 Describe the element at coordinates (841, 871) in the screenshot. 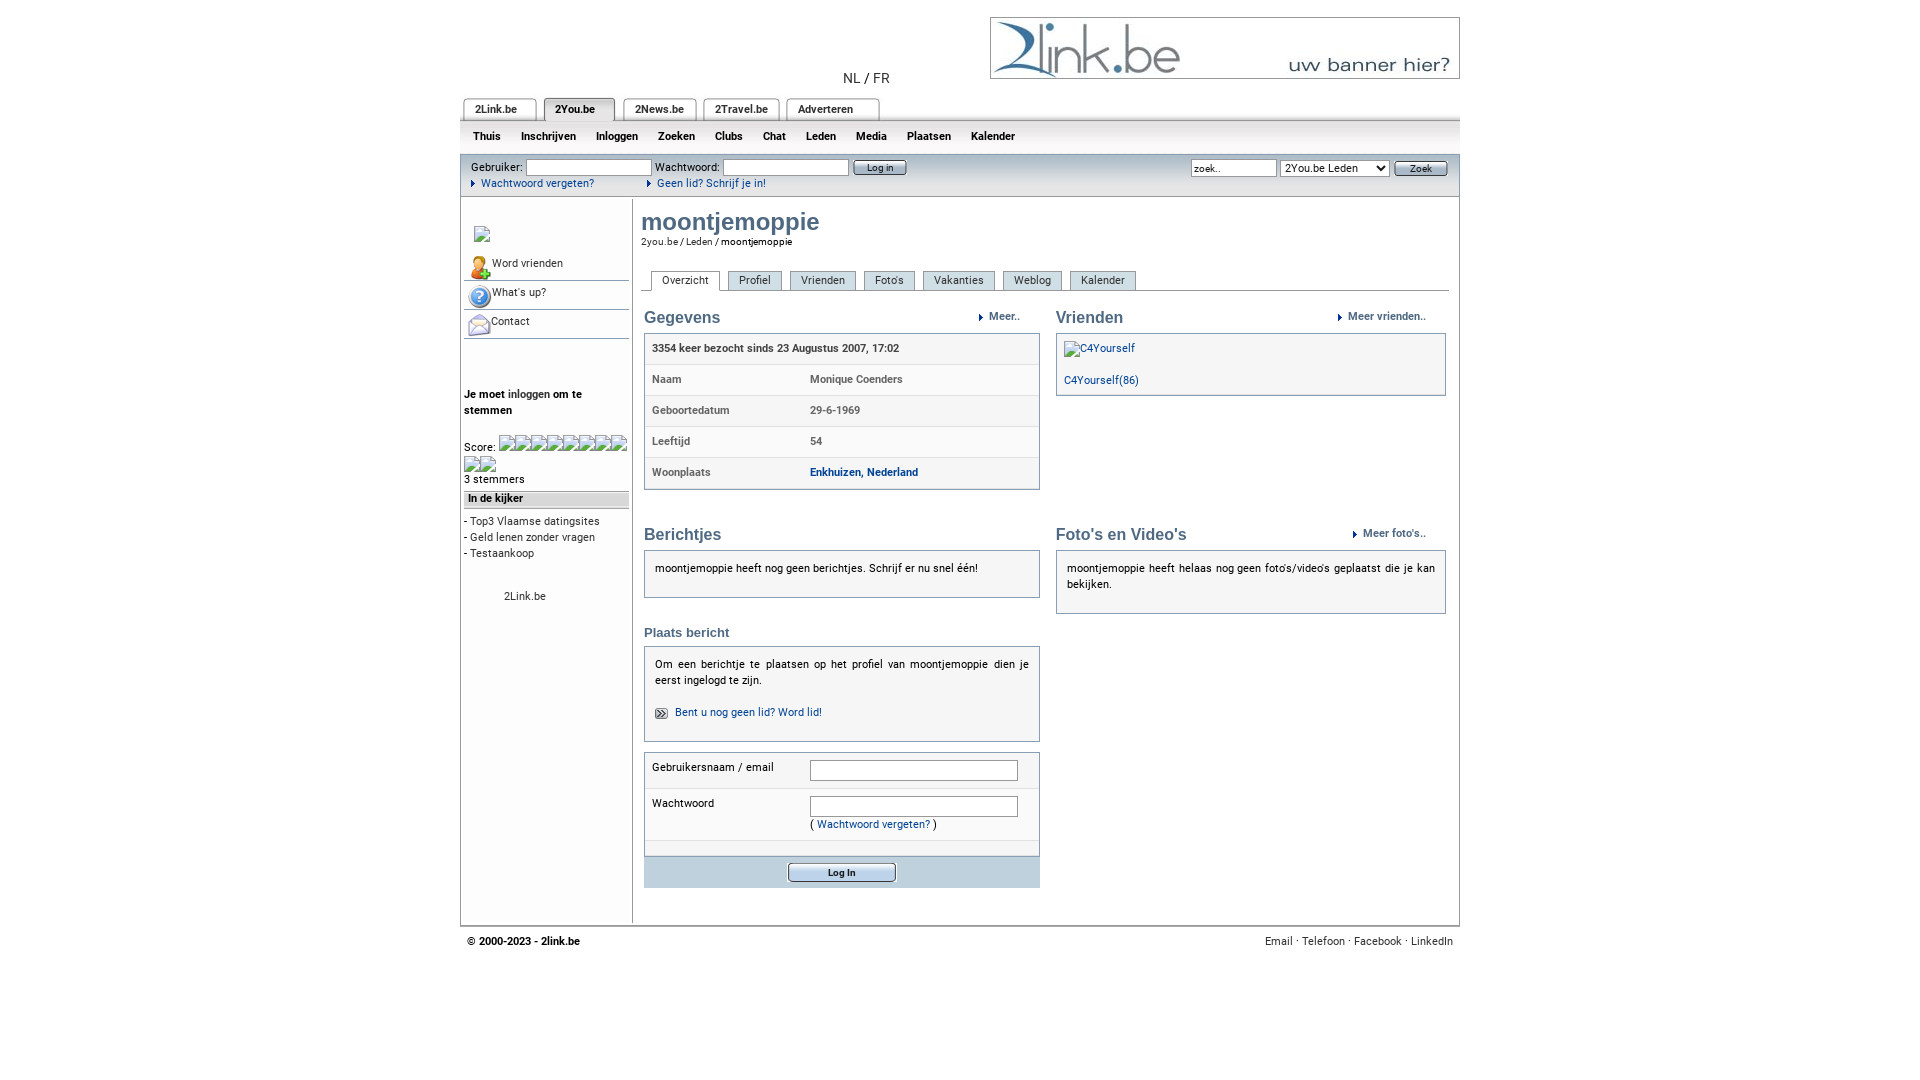

I see `'Log In'` at that location.